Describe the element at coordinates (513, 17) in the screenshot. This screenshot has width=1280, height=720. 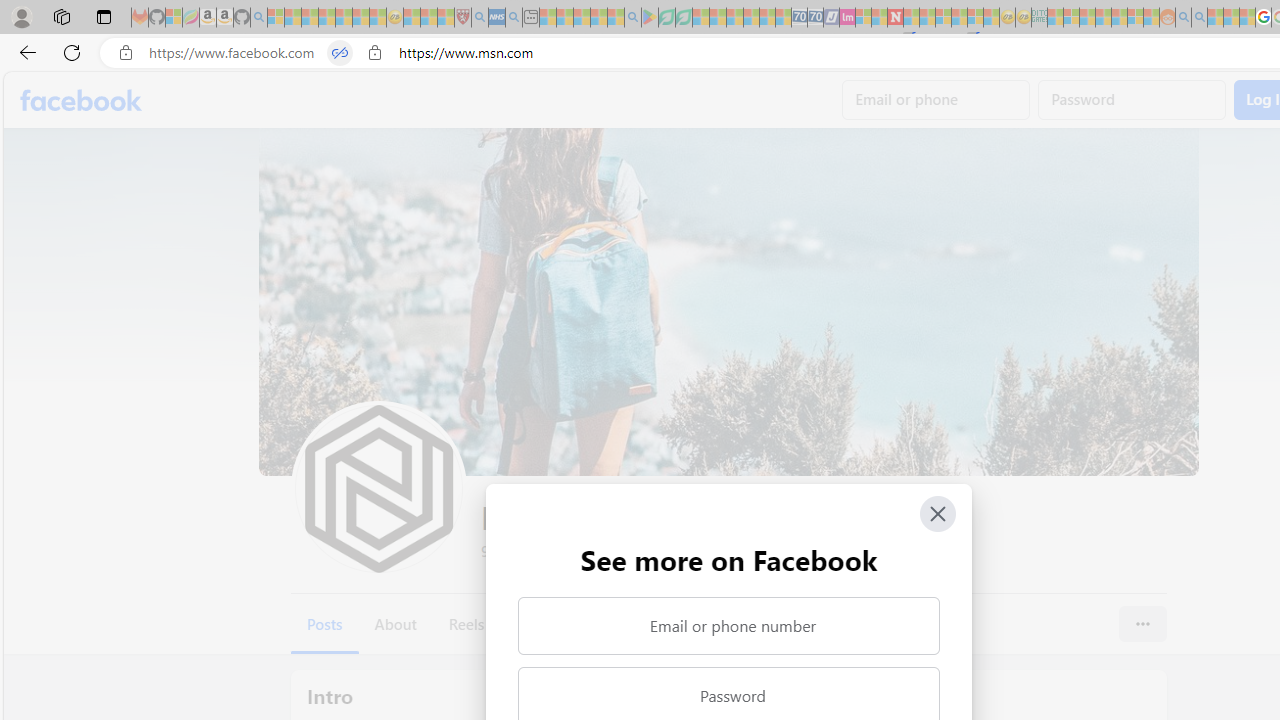
I see `'utah sues federal government - Search - Sleeping'` at that location.